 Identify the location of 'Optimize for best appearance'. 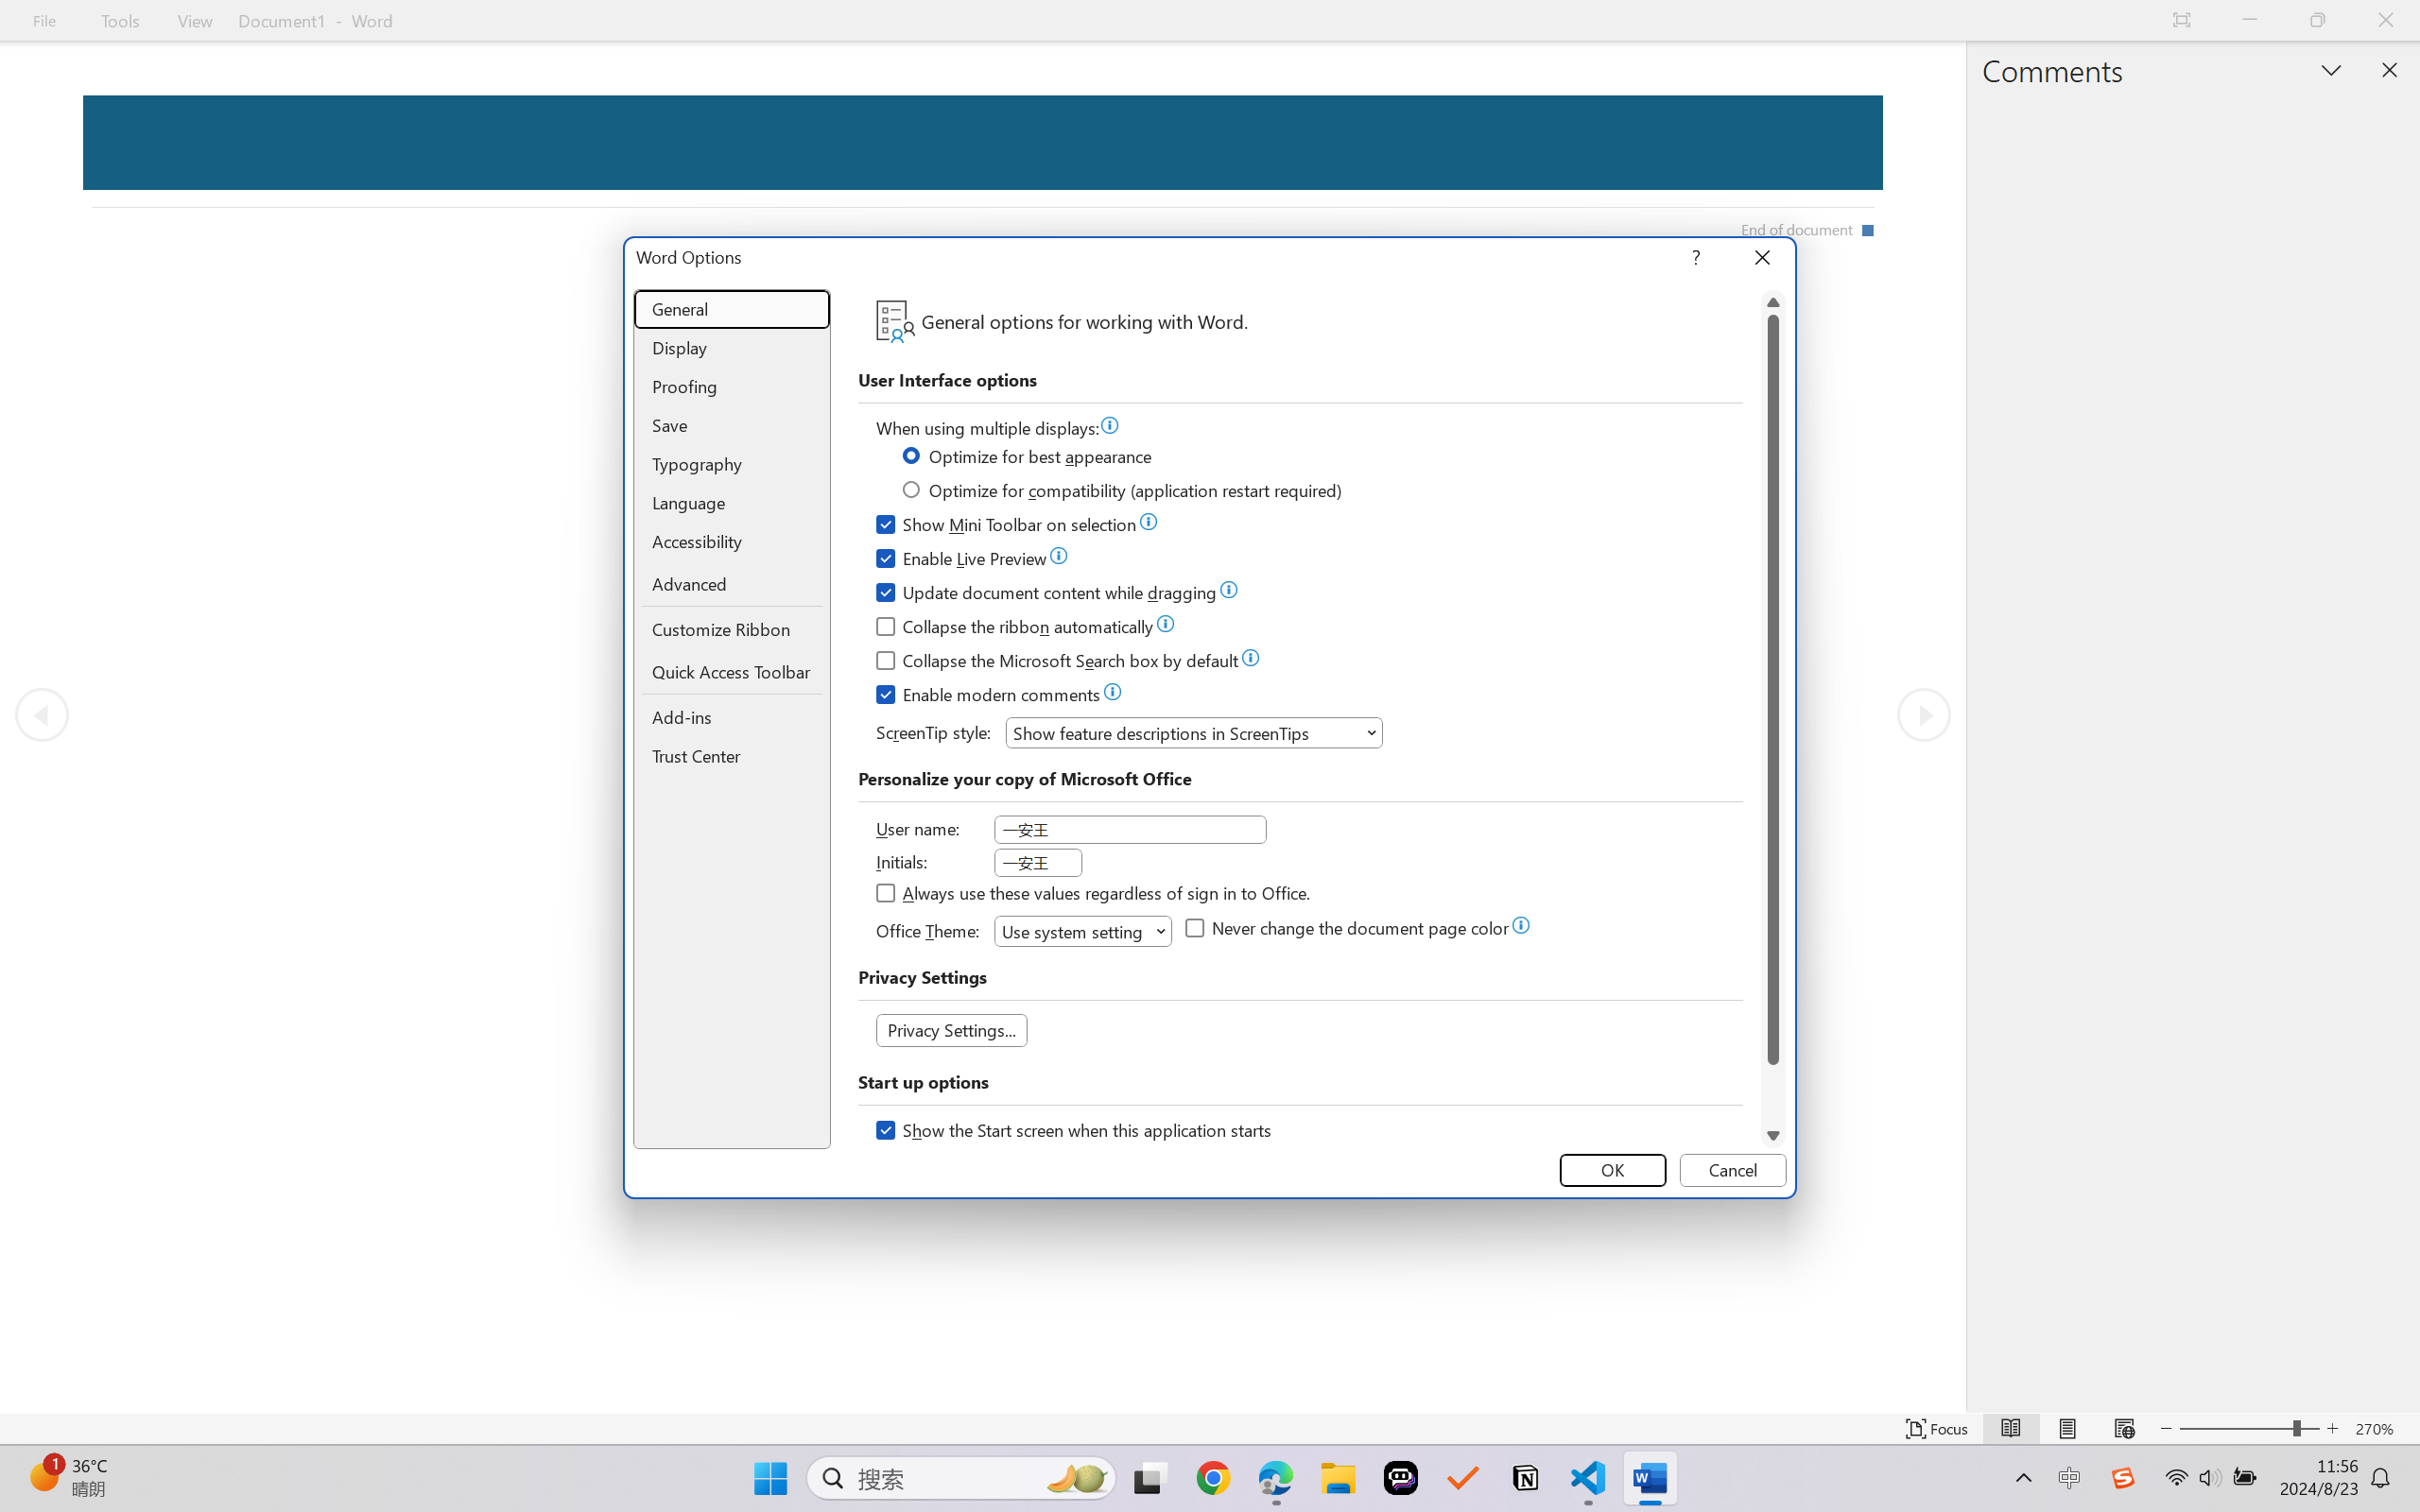
(1028, 458).